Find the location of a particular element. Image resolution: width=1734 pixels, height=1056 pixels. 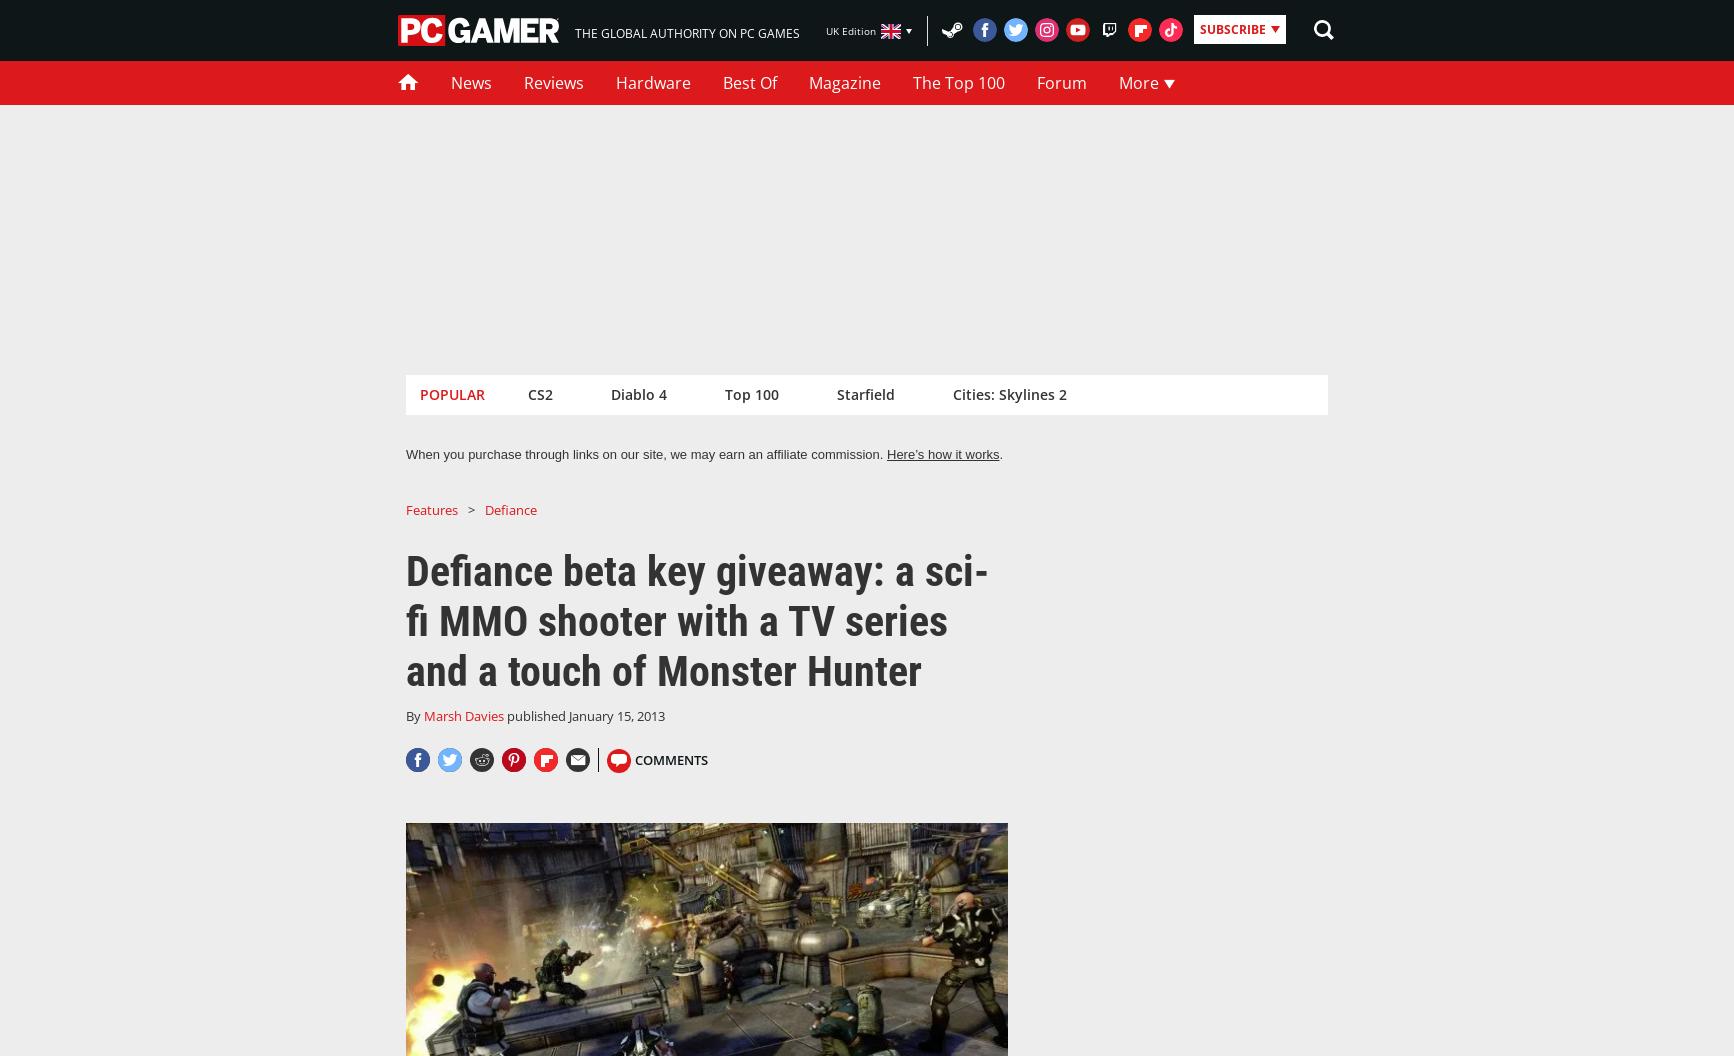

'By' is located at coordinates (414, 715).